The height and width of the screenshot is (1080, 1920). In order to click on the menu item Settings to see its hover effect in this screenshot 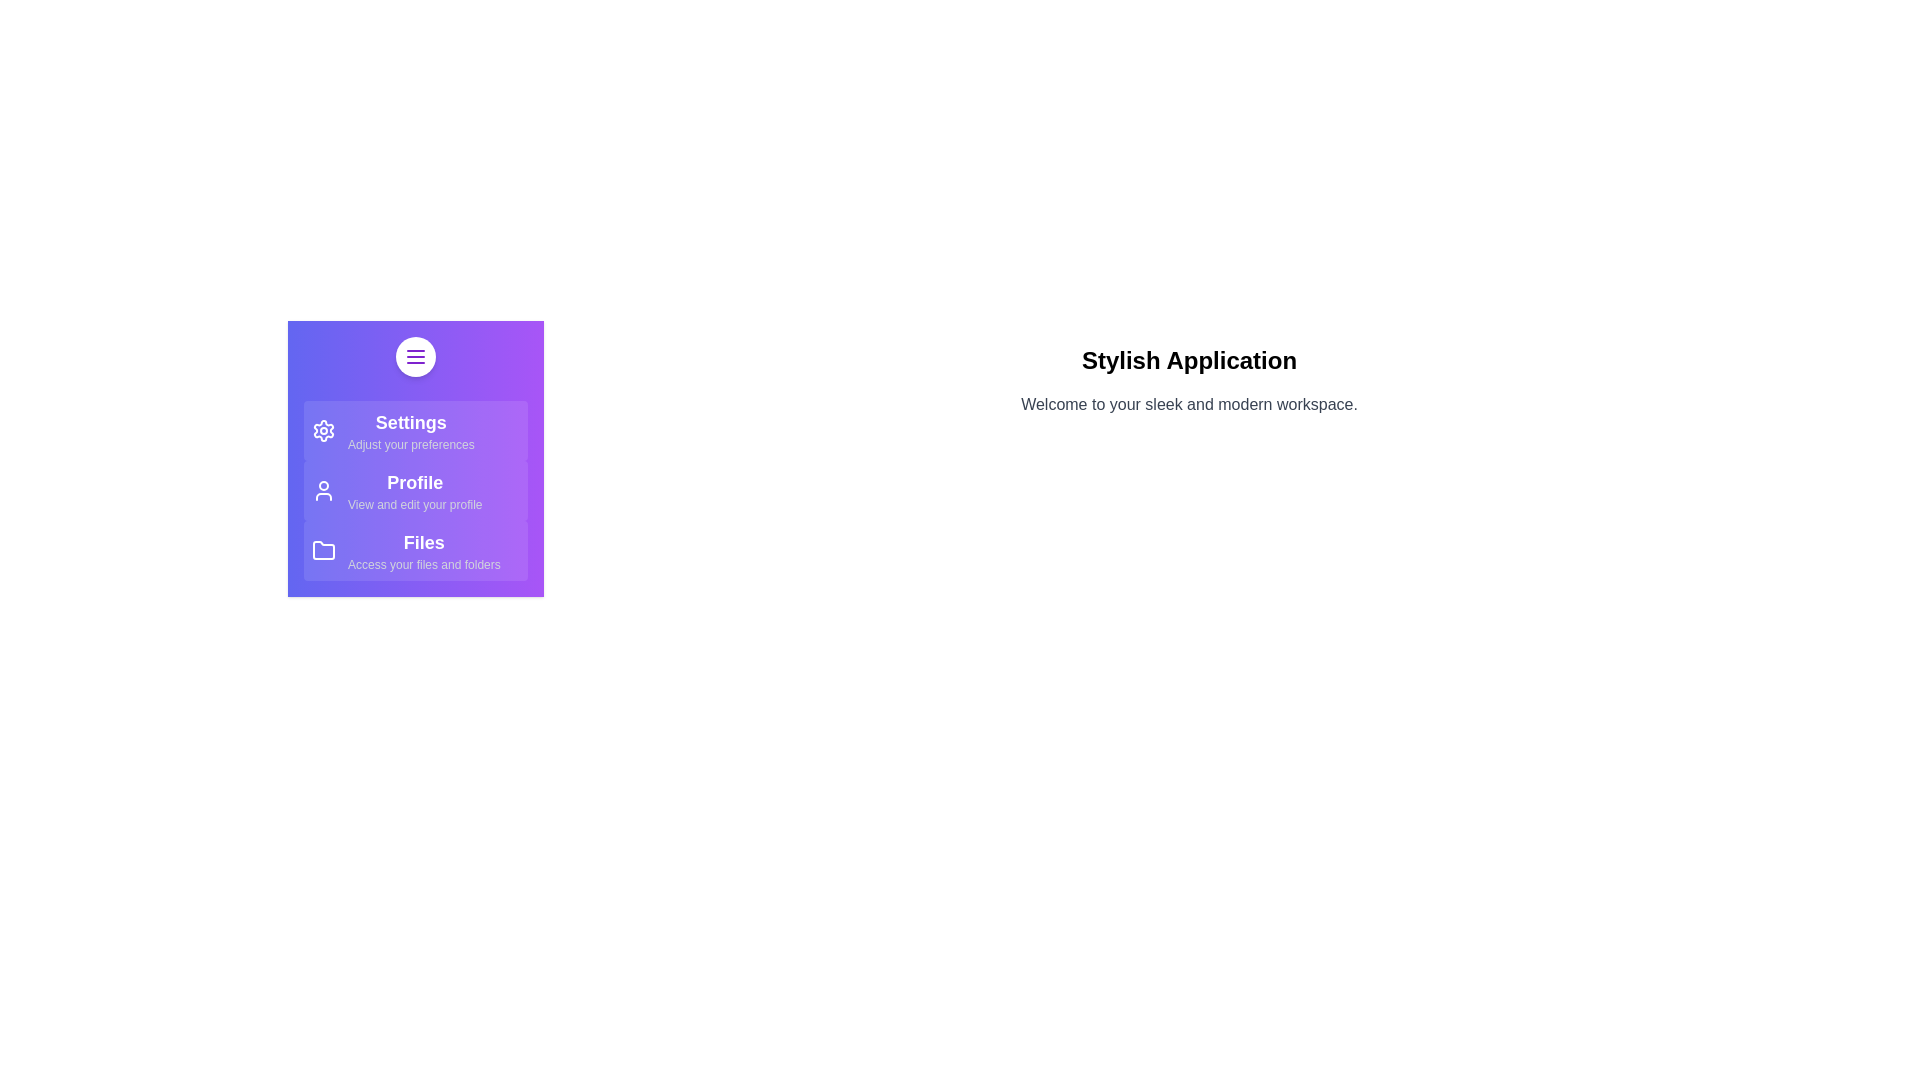, I will do `click(415, 430)`.